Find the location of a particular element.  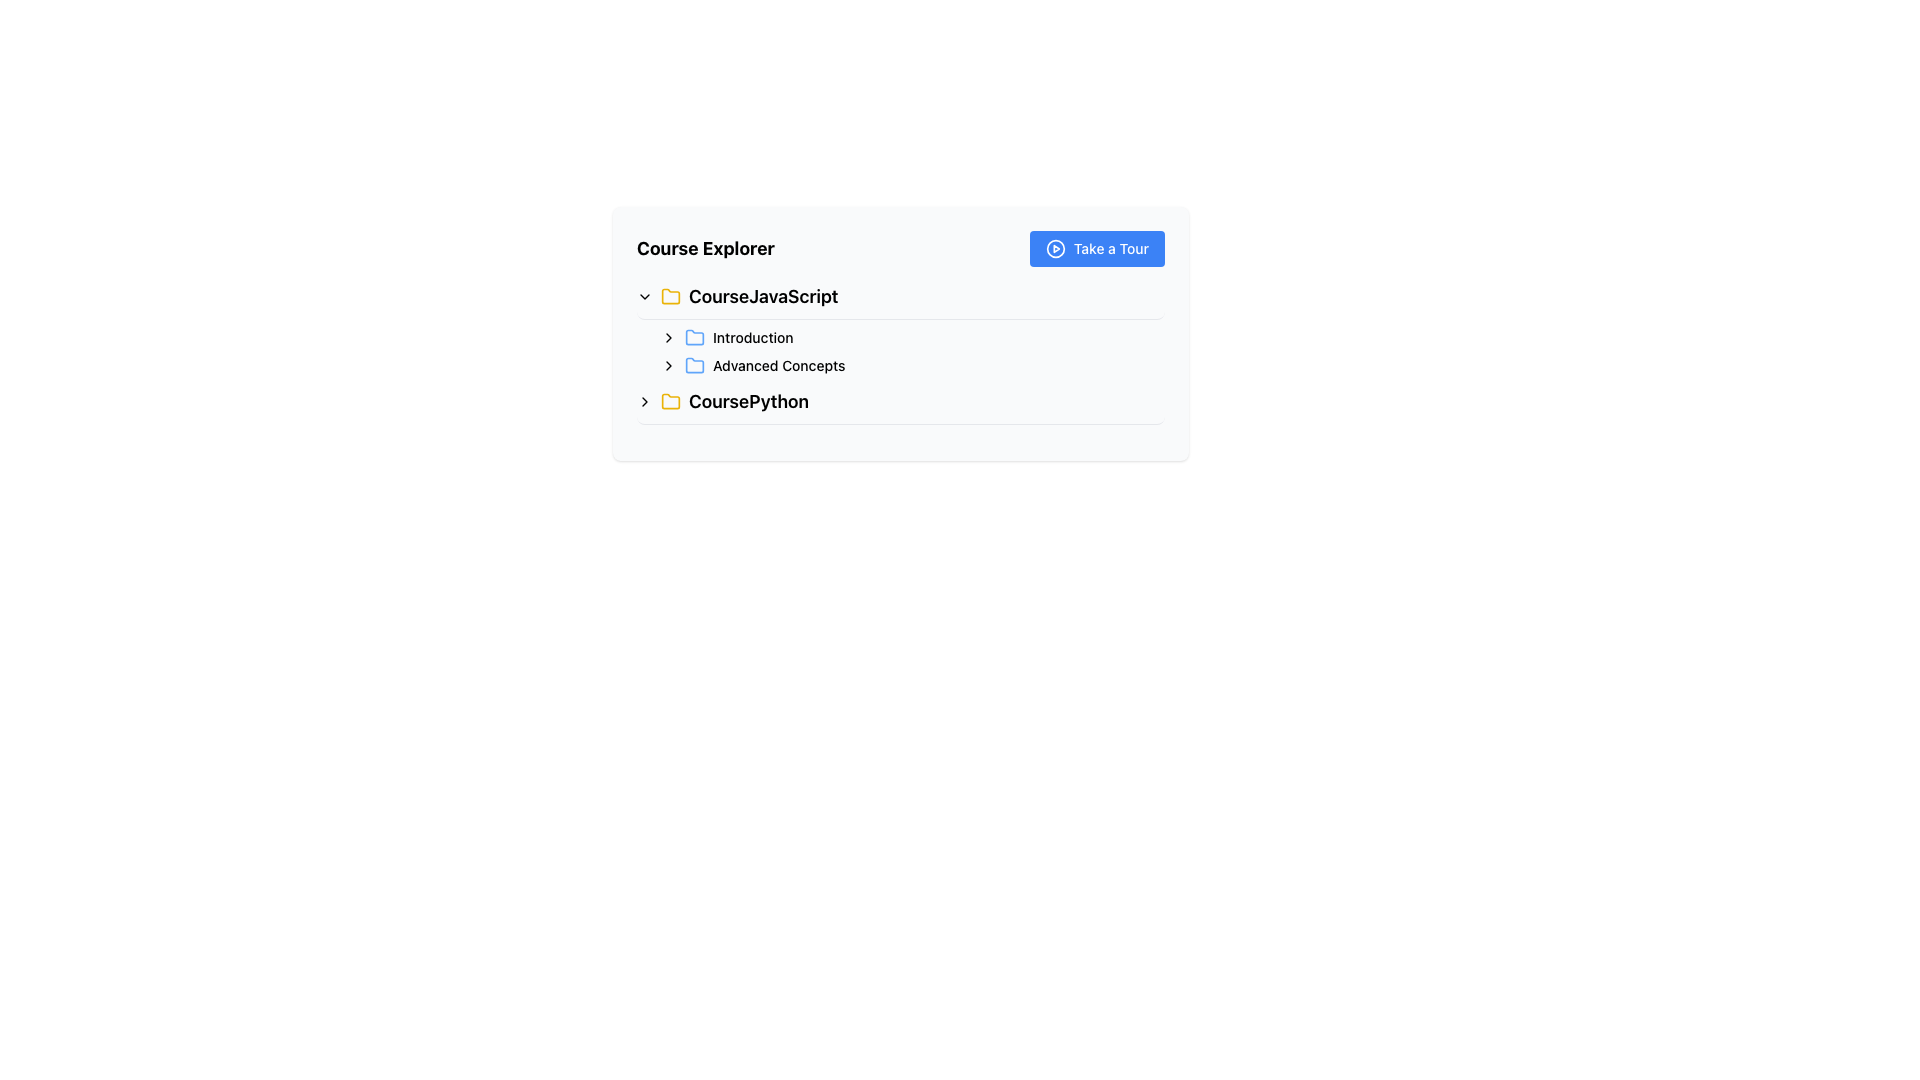

the Chevron button, which is a black right-facing chevron icon located to the left of the text 'Advanced Concepts' is located at coordinates (668, 366).